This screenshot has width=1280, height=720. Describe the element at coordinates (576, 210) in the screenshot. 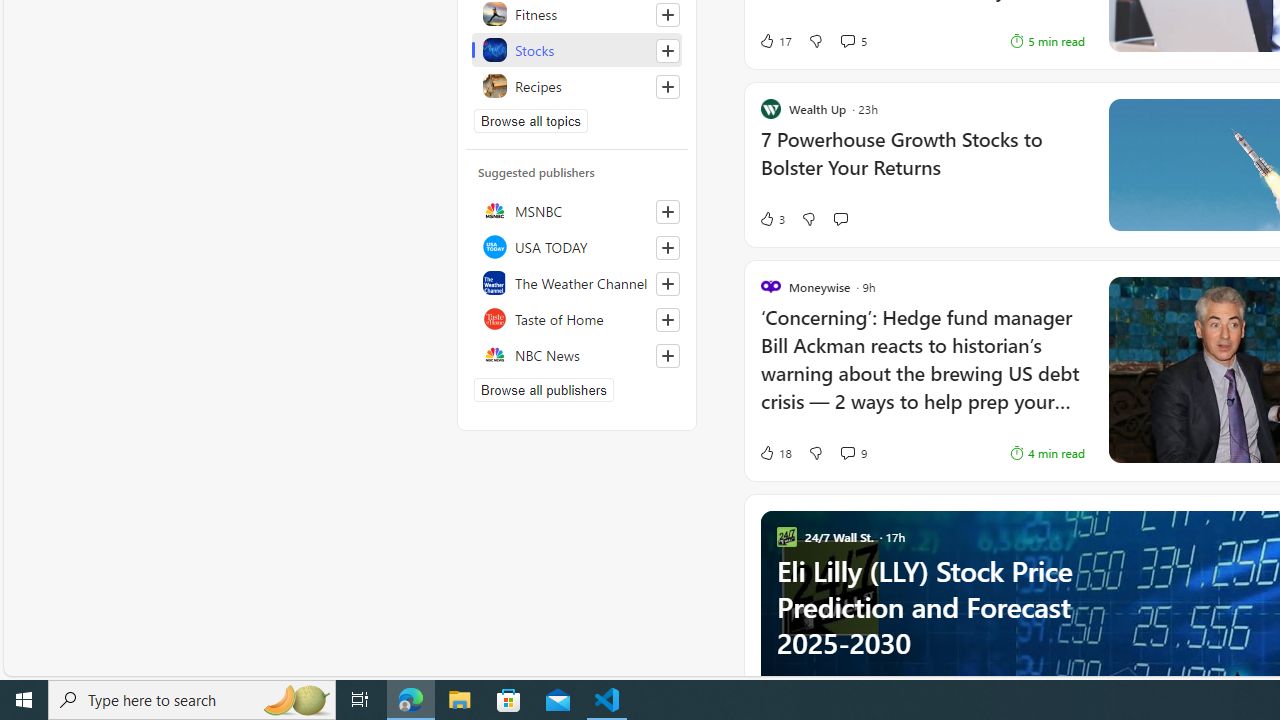

I see `'MSNBC'` at that location.